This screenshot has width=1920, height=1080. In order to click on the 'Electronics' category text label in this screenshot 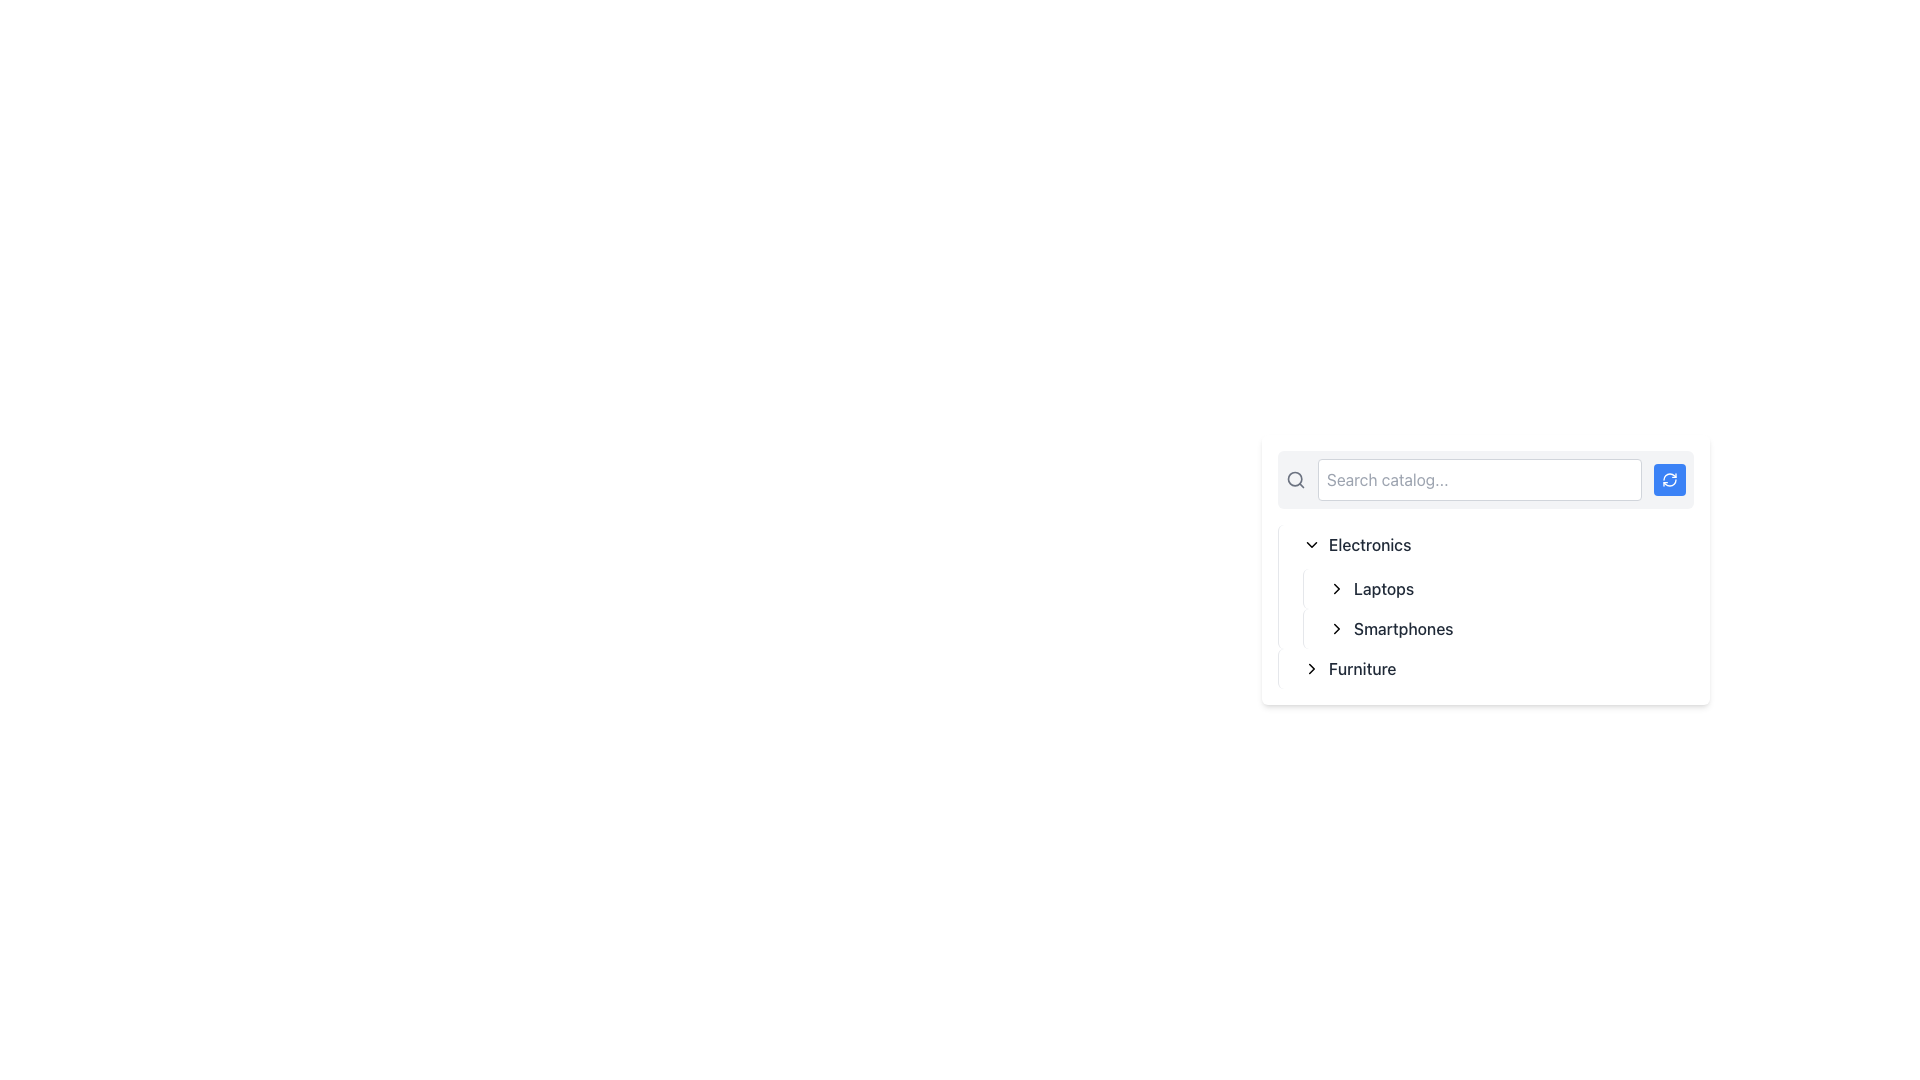, I will do `click(1369, 544)`.